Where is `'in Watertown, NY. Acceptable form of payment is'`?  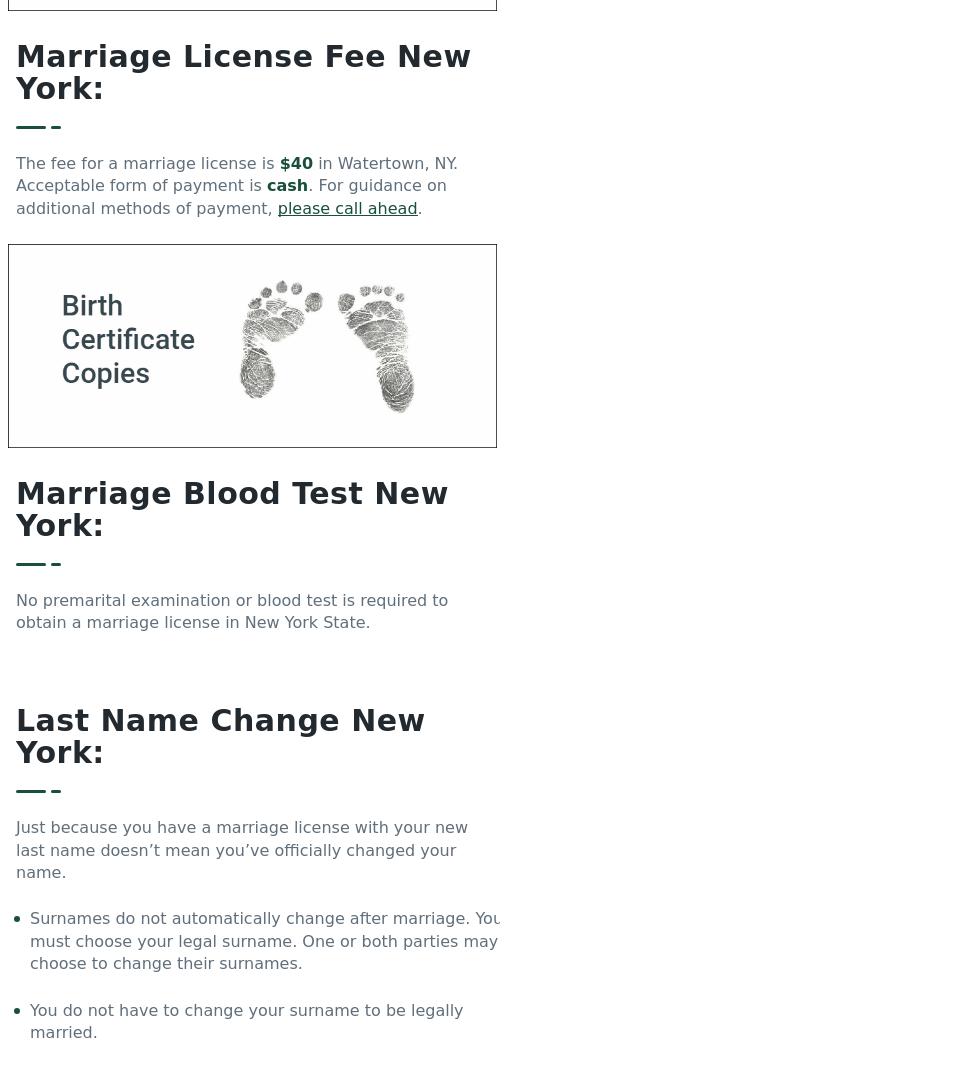 'in Watertown, NY. Acceptable form of payment is' is located at coordinates (236, 173).